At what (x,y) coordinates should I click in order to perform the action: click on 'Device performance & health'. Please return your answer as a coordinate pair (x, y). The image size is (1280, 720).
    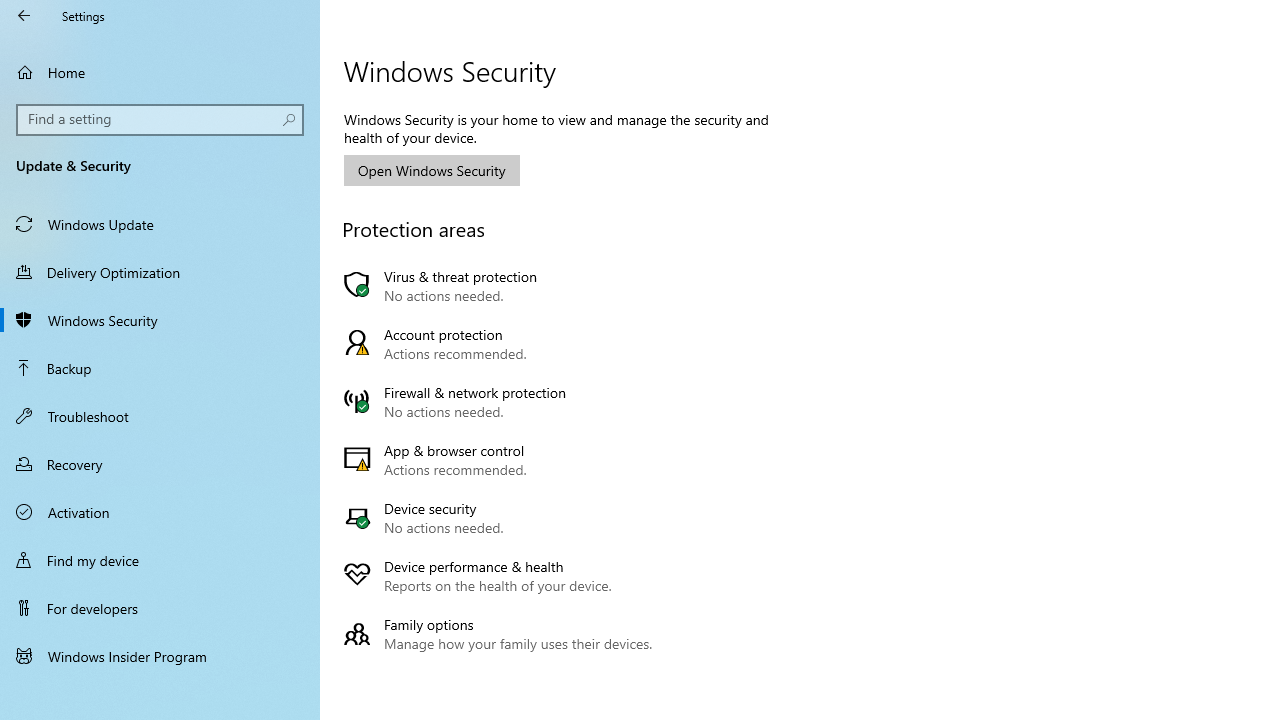
    Looking at the image, I should click on (503, 576).